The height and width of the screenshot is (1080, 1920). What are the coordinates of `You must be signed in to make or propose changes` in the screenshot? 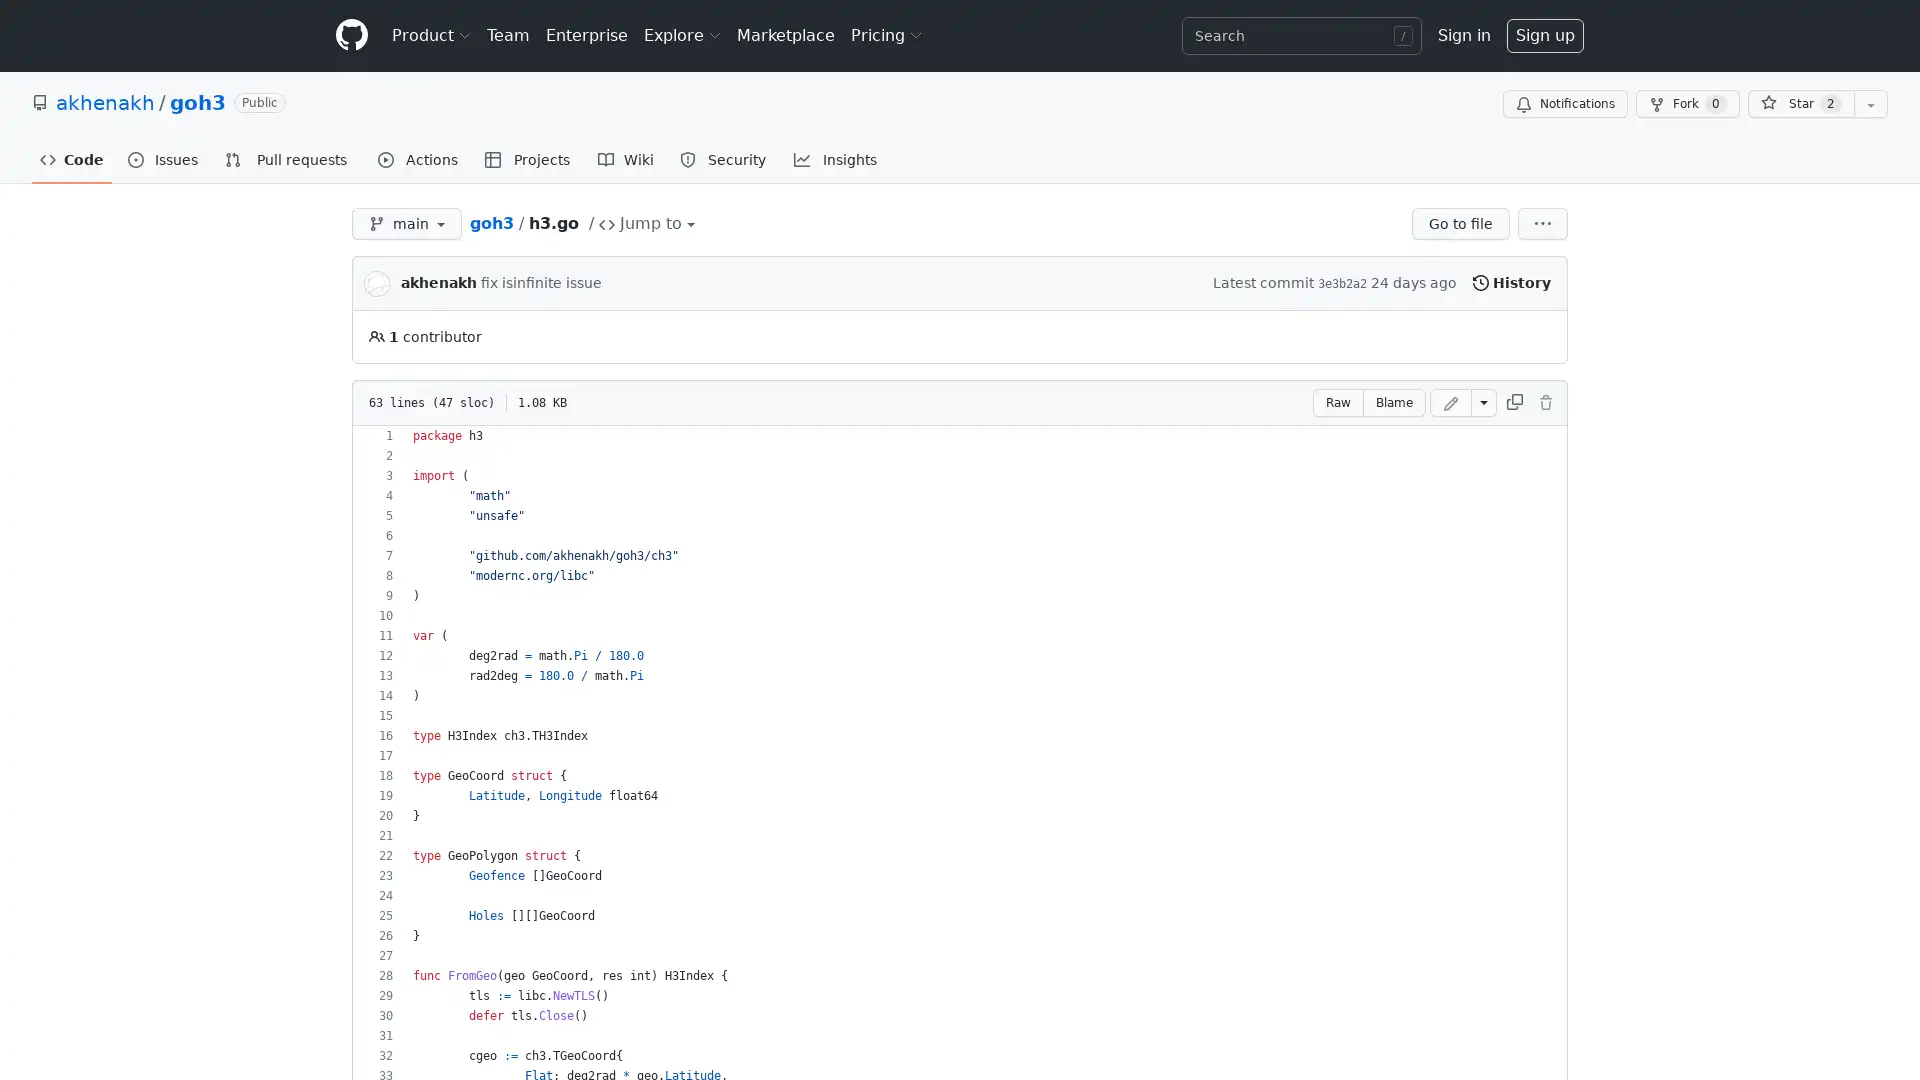 It's located at (1450, 402).